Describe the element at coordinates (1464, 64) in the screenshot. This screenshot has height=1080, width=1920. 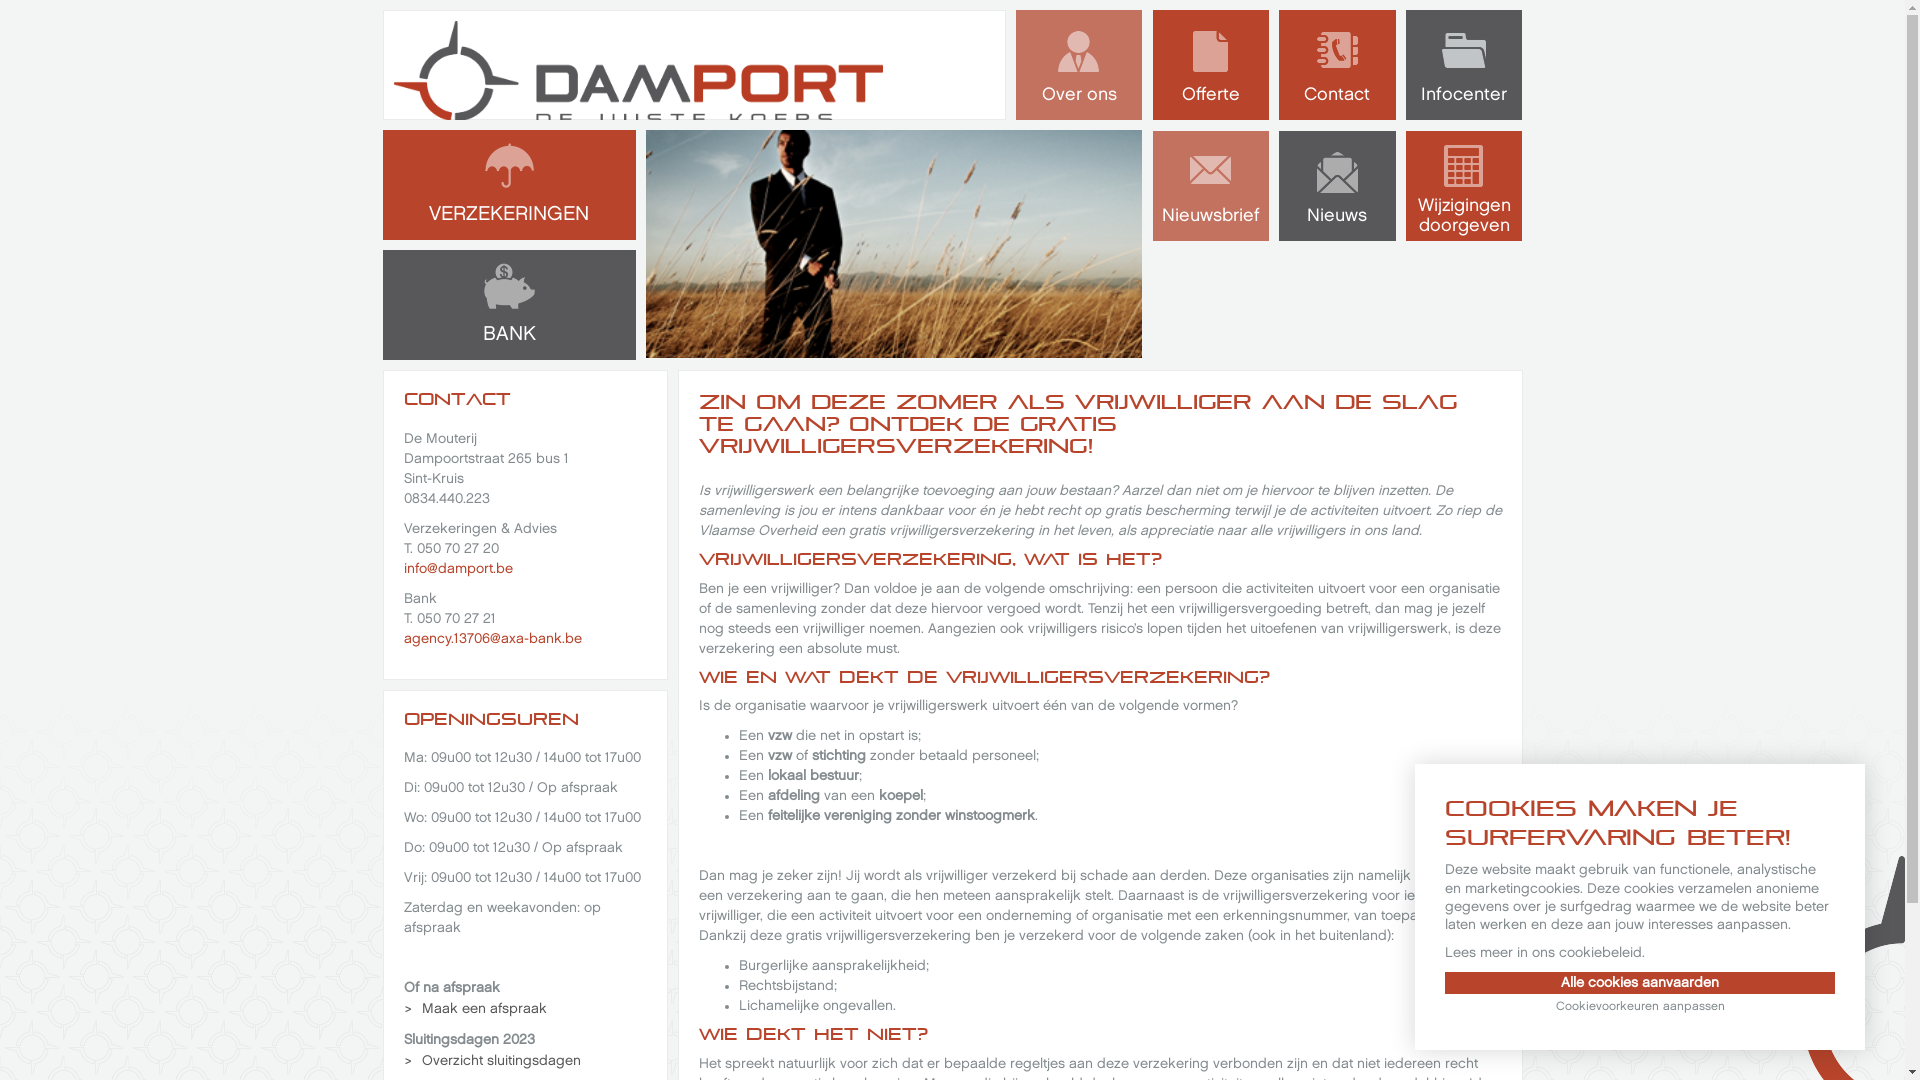
I see `'Infocenter'` at that location.